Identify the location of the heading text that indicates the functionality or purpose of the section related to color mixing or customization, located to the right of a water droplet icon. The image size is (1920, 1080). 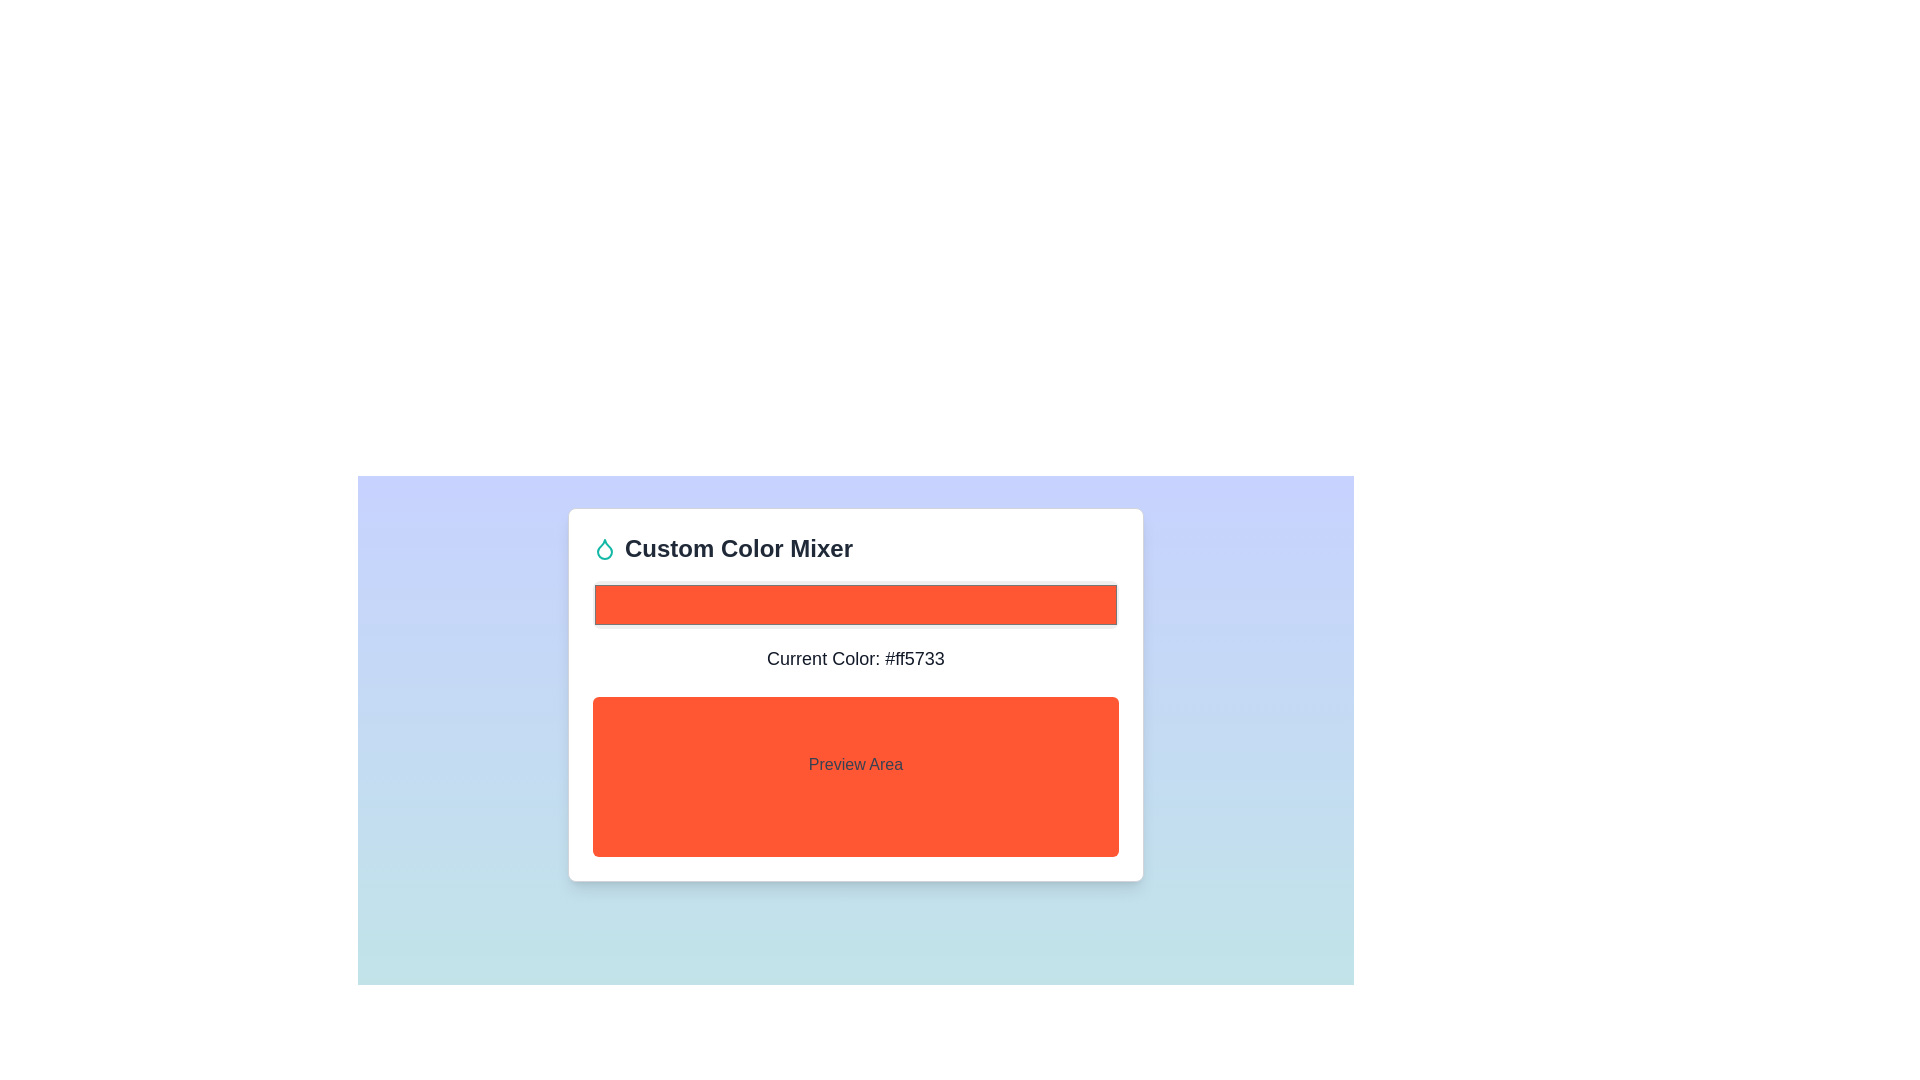
(738, 548).